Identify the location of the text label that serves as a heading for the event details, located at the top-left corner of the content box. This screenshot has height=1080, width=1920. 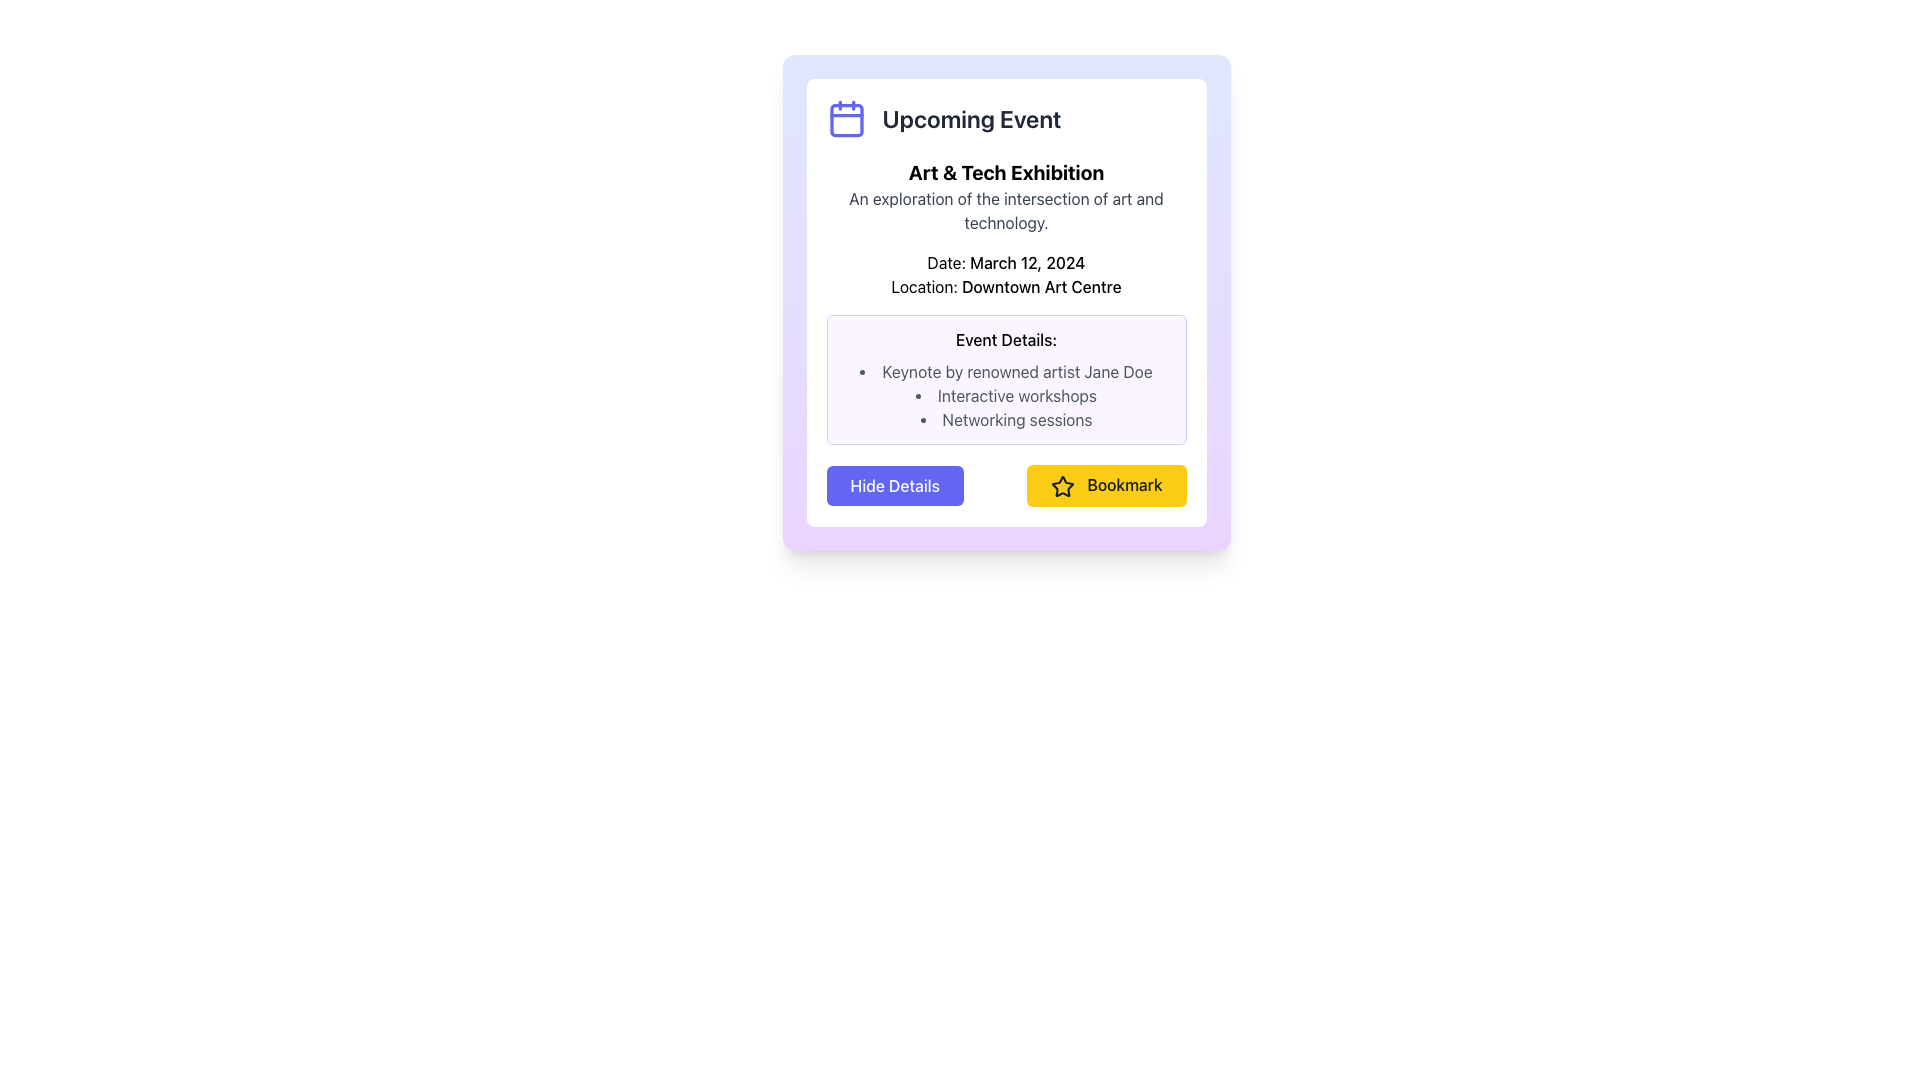
(1006, 338).